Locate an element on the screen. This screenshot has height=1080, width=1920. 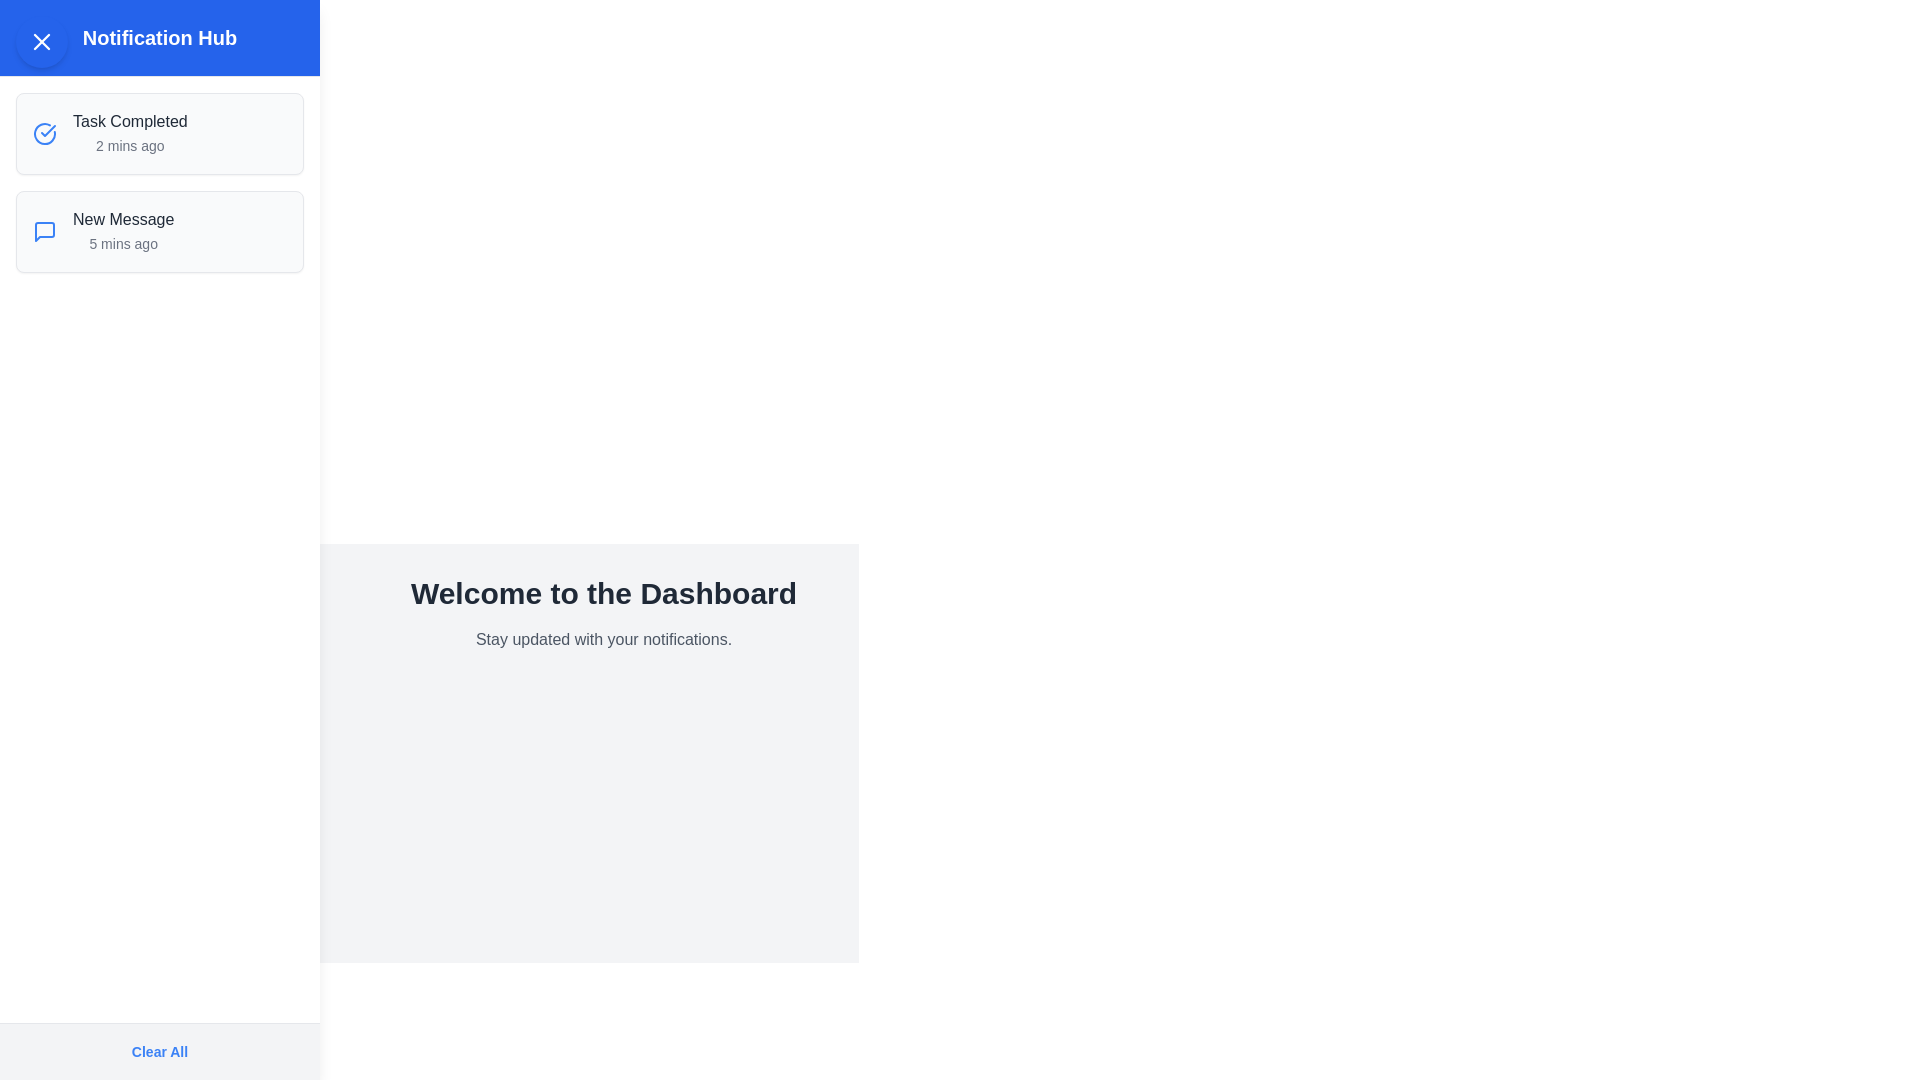
the completed task indicator icon located at the top-left corner of the notification list in the sidebar, which displays 'Task Completed' and '2 mins ago.' is located at coordinates (44, 134).